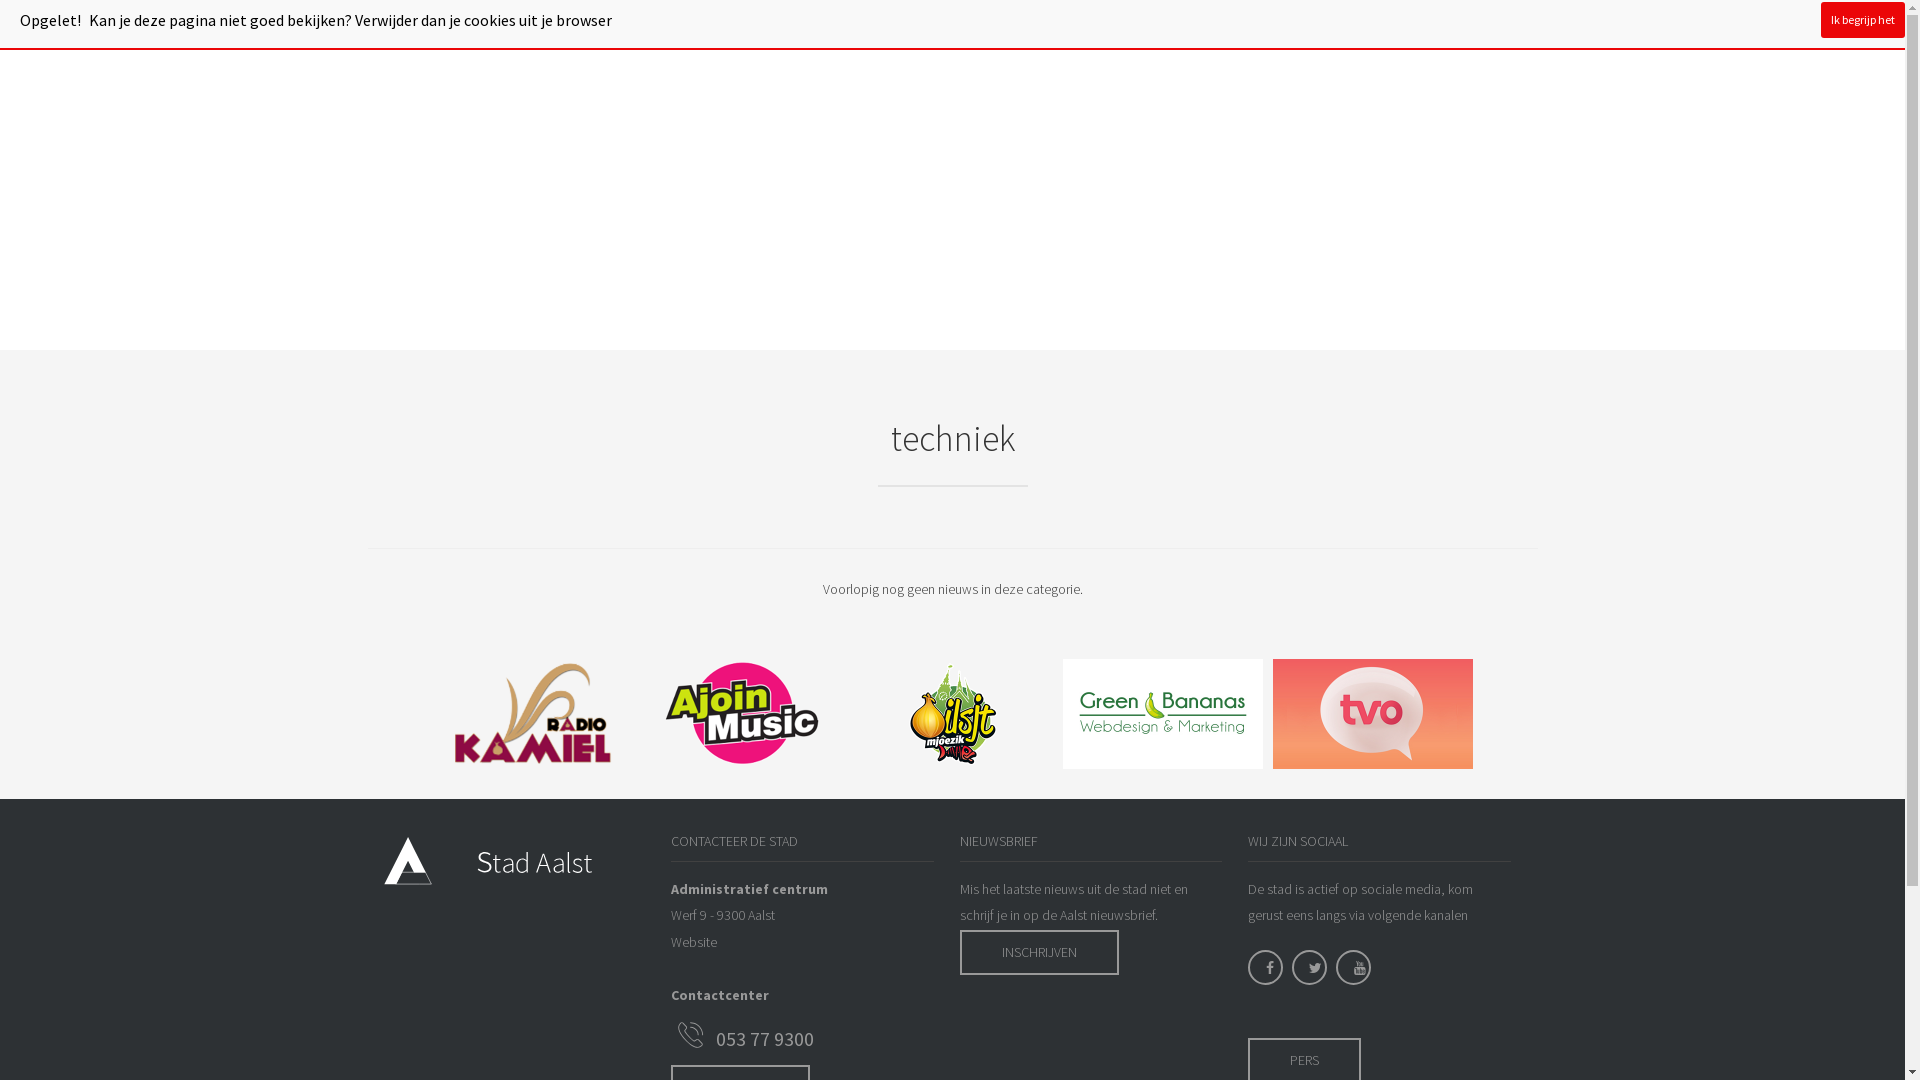 This screenshot has height=1080, width=1920. What do you see at coordinates (1861, 19) in the screenshot?
I see `'Ik begrijp het'` at bounding box center [1861, 19].